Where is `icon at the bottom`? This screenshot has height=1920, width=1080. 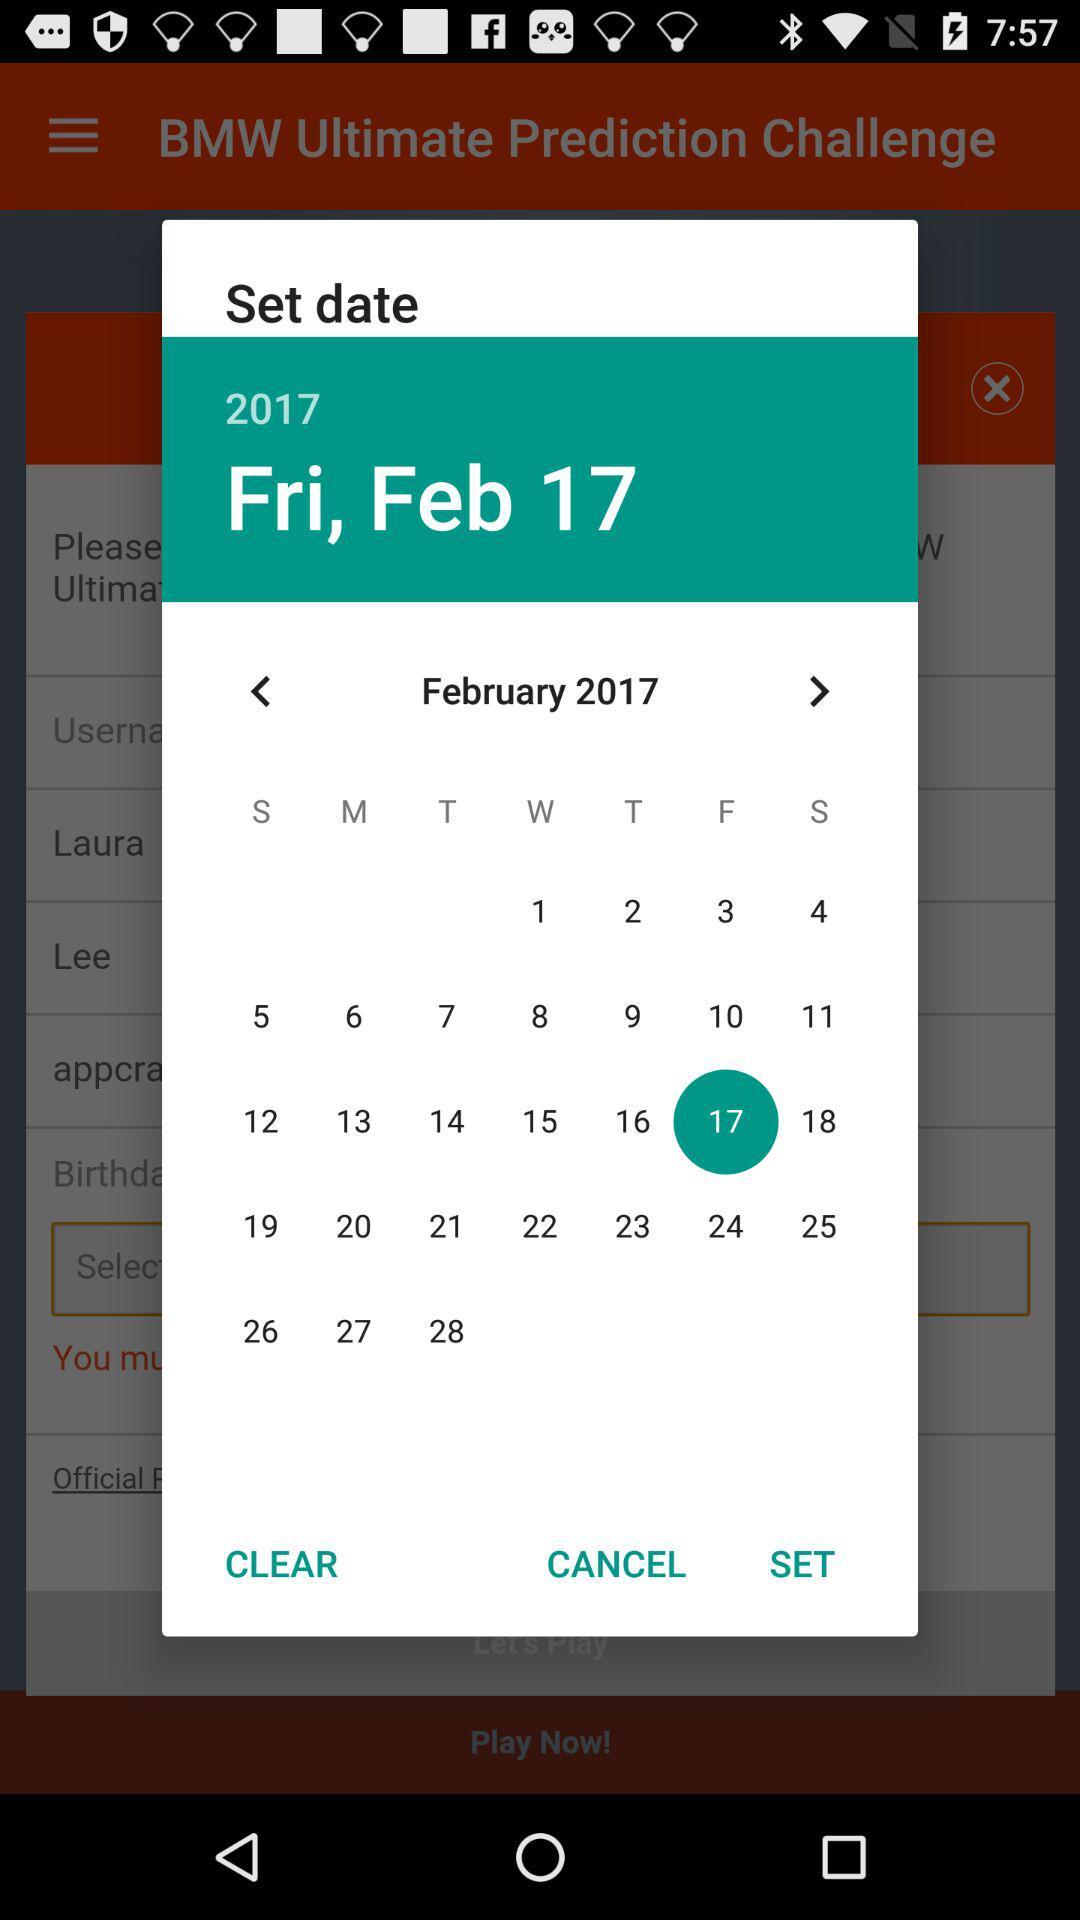
icon at the bottom is located at coordinates (615, 1562).